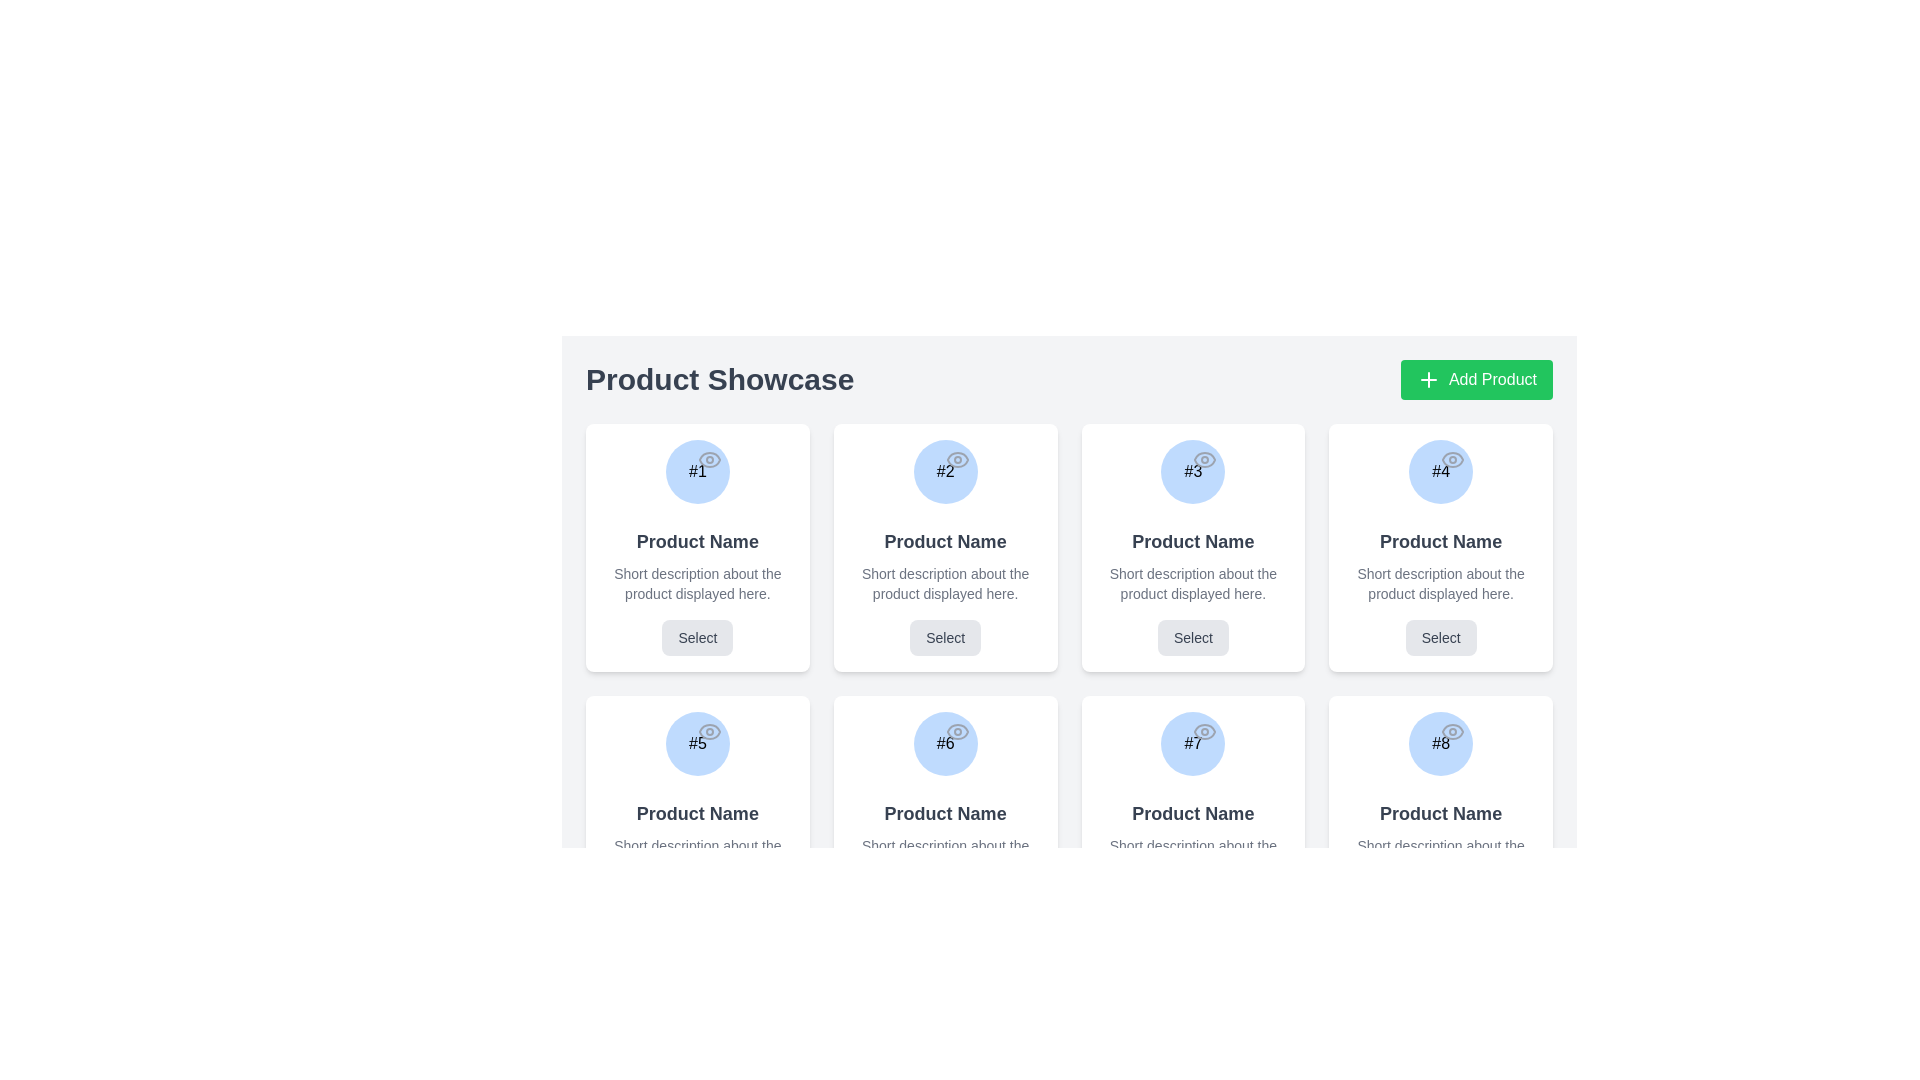 The width and height of the screenshot is (1920, 1080). What do you see at coordinates (697, 471) in the screenshot?
I see `the blue circular badge with the text '#1' and an eye-shaped icon, which is located at the center-top of the upper-left product card in a product grid layout` at bounding box center [697, 471].